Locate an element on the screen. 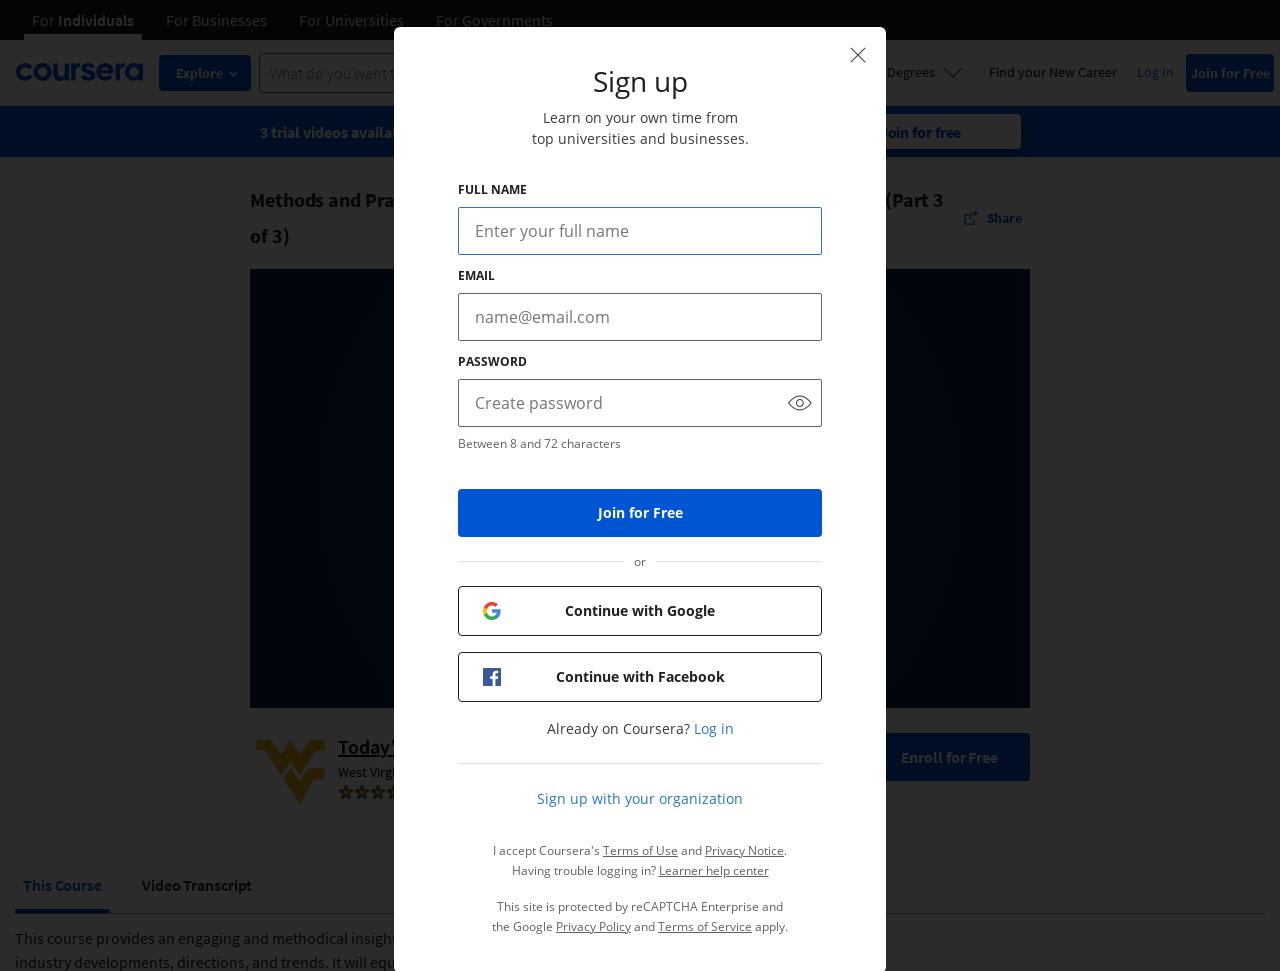 The width and height of the screenshot is (1280, 971). 'Terms of Use' is located at coordinates (640, 849).